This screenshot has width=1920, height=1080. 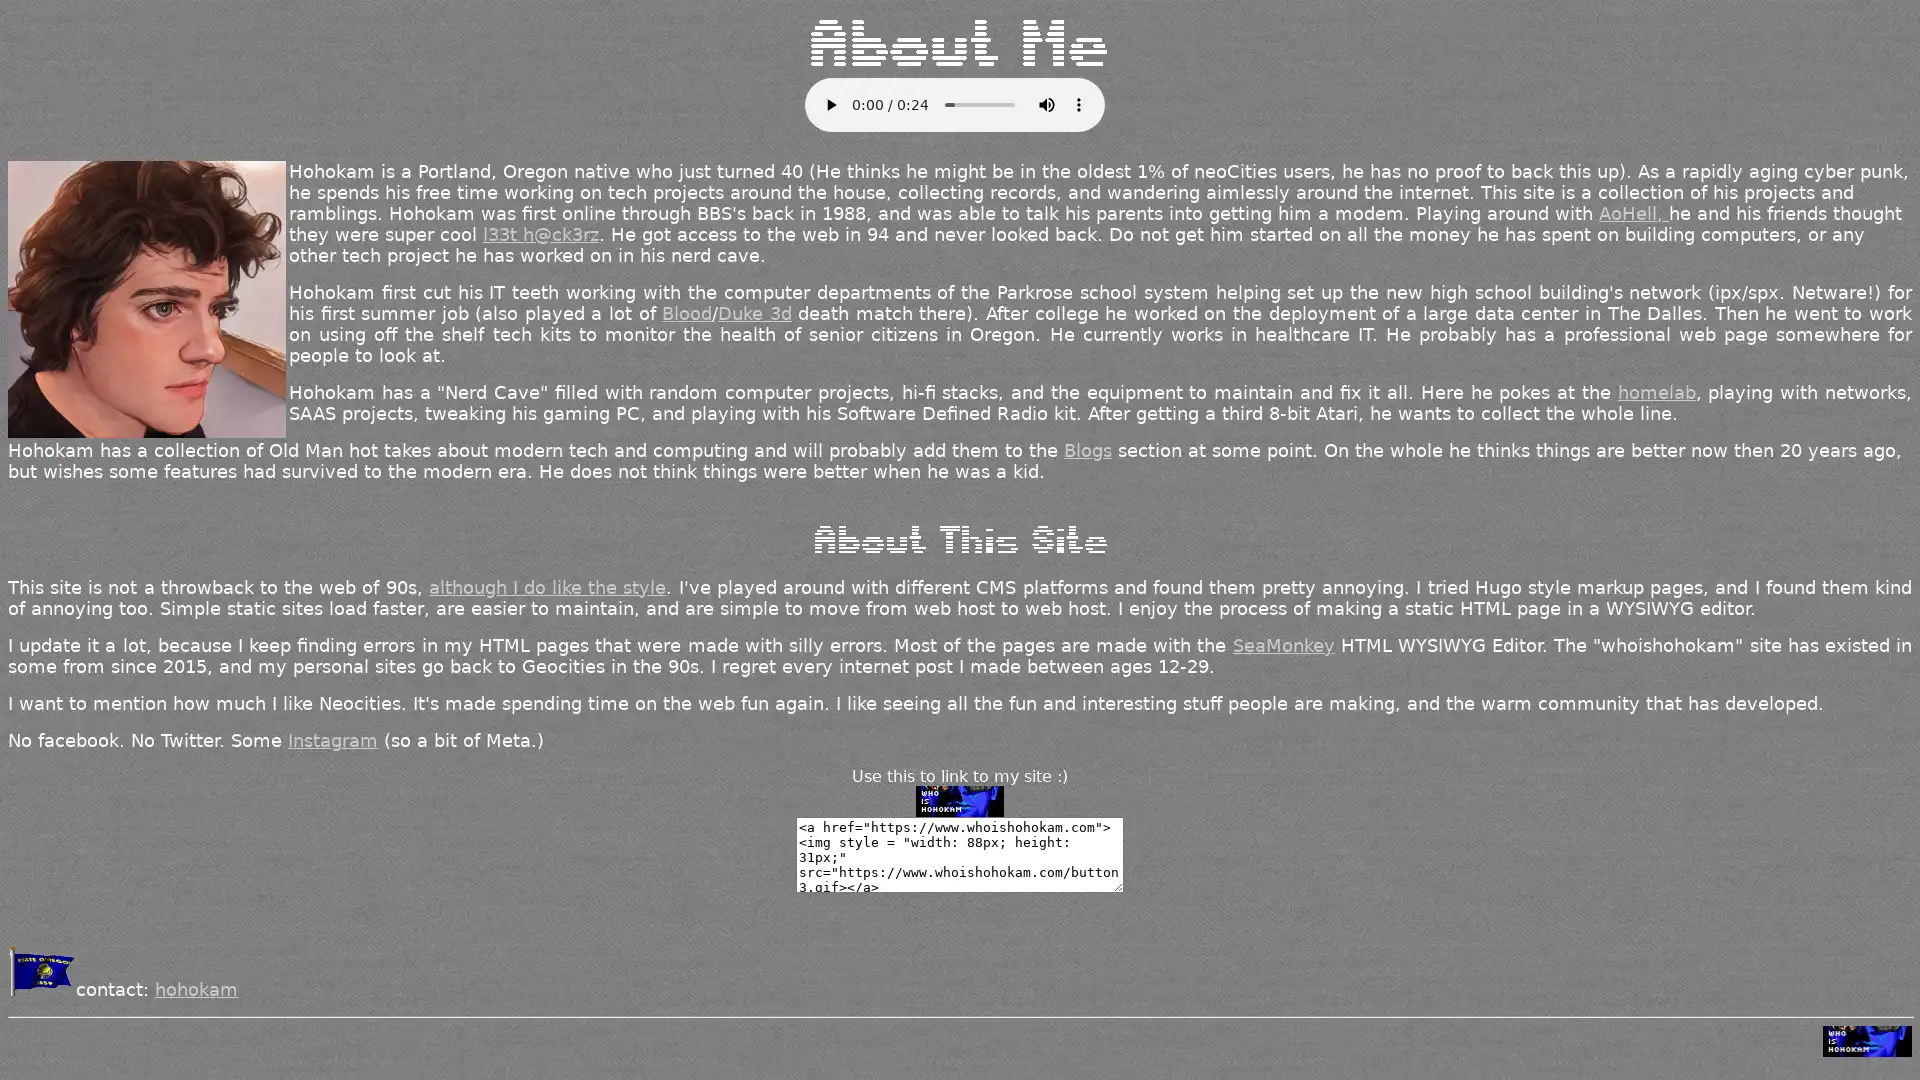 I want to click on show more media controls, so click(x=1077, y=104).